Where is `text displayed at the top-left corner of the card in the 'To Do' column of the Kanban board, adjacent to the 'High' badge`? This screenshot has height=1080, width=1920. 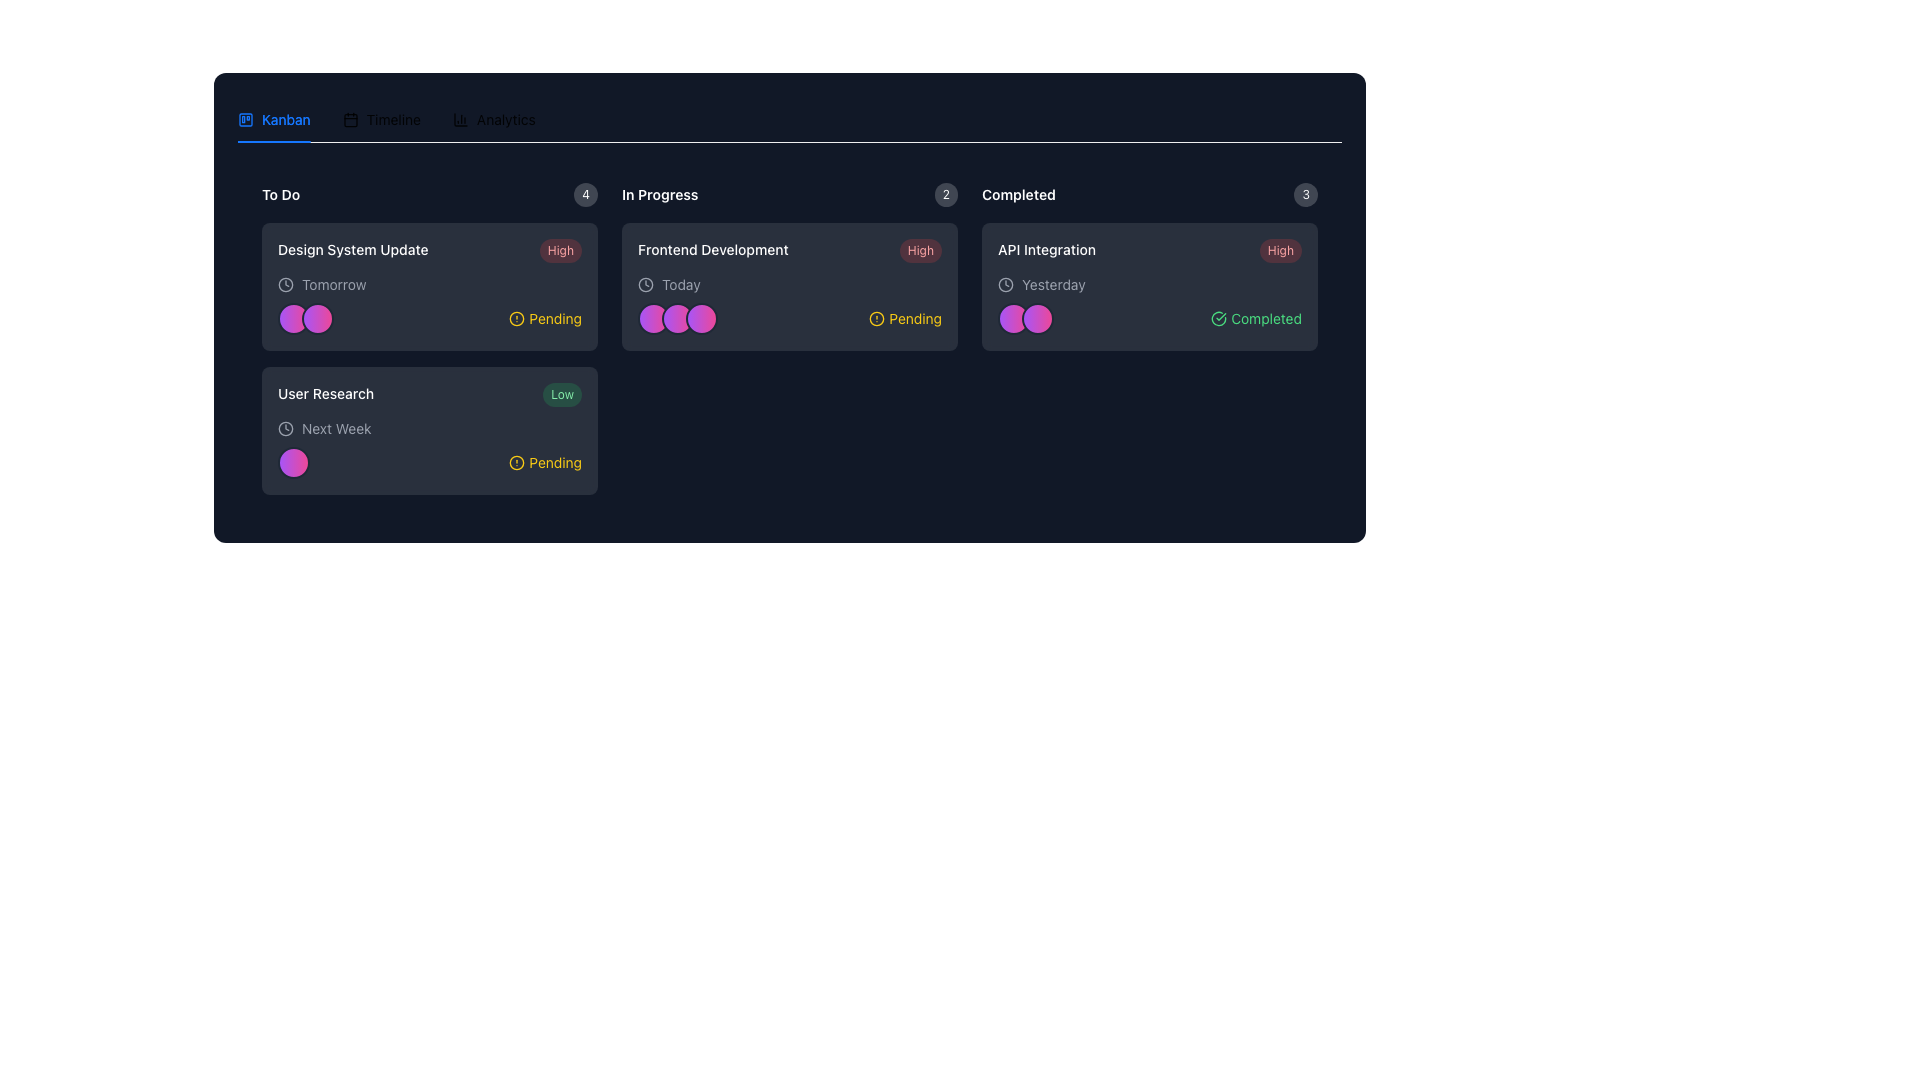 text displayed at the top-left corner of the card in the 'To Do' column of the Kanban board, adjacent to the 'High' badge is located at coordinates (353, 249).